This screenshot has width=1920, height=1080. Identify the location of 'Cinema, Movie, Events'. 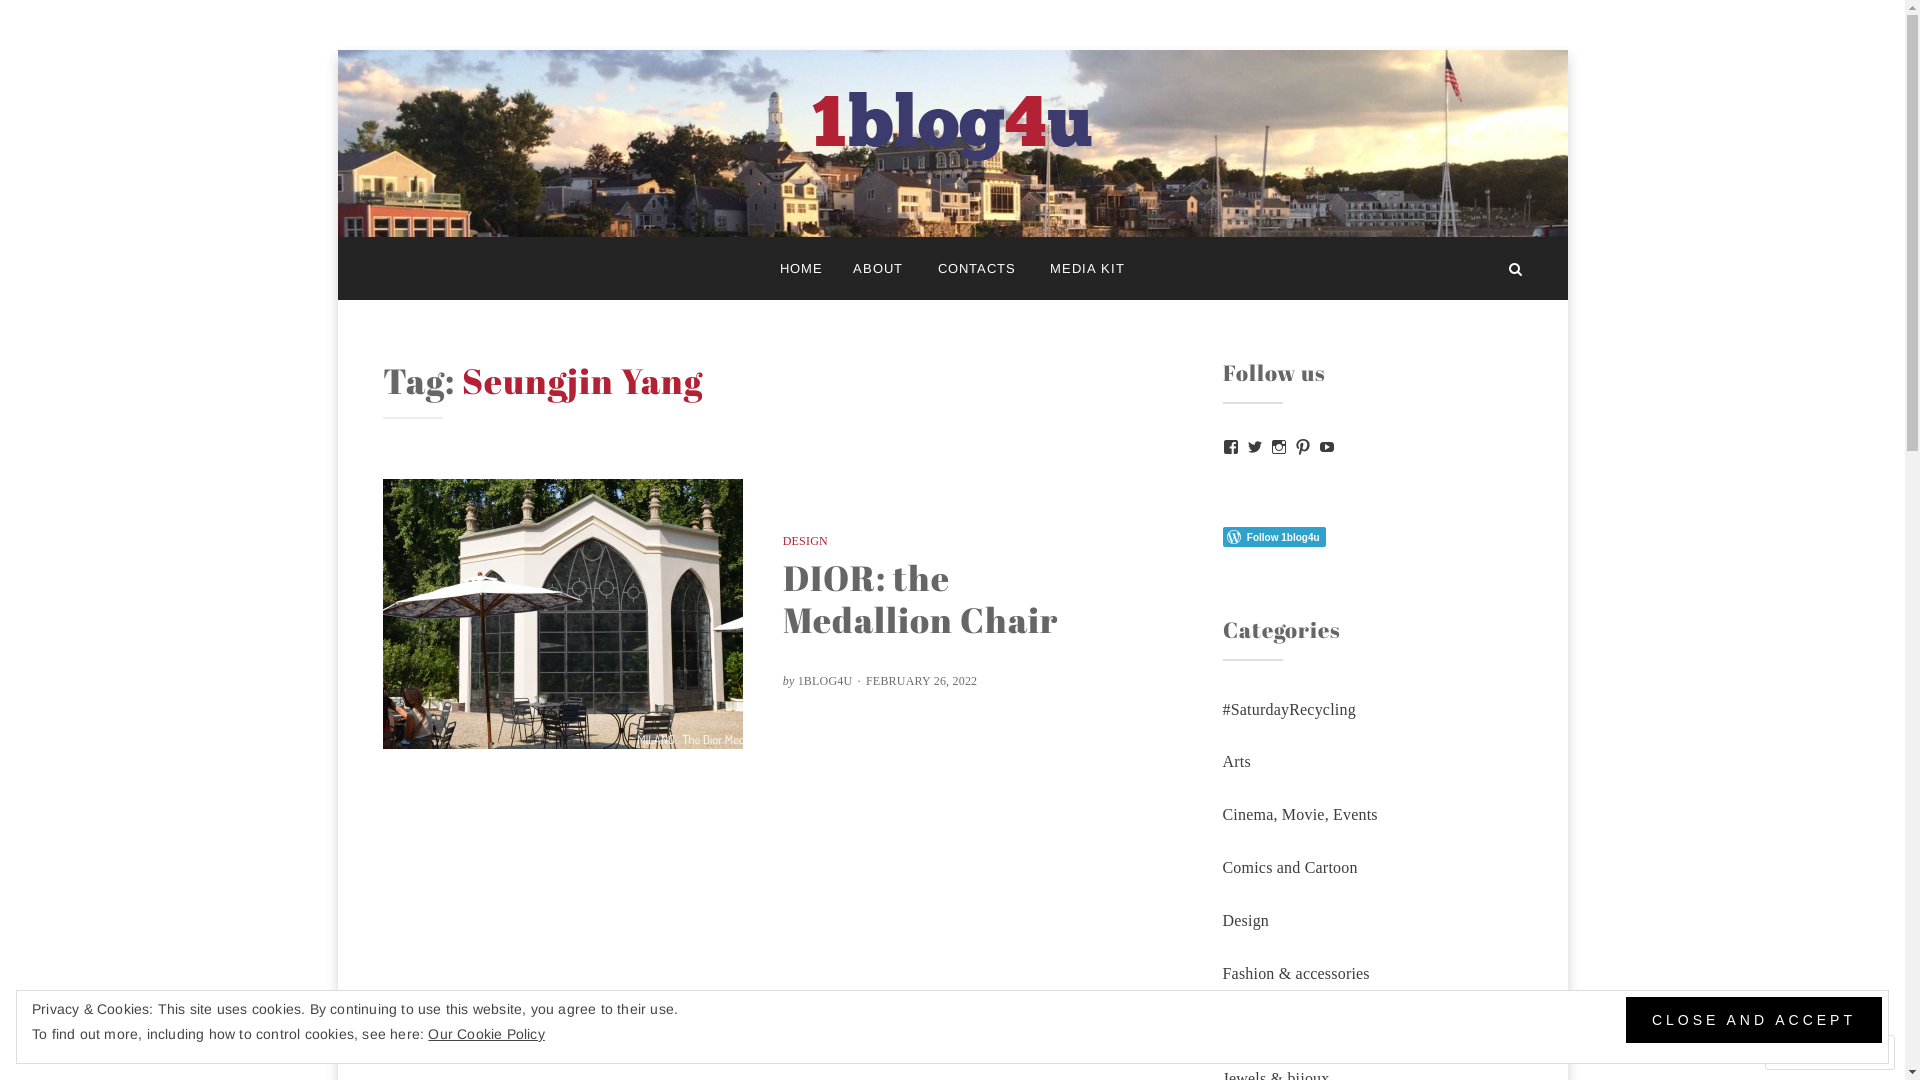
(1221, 814).